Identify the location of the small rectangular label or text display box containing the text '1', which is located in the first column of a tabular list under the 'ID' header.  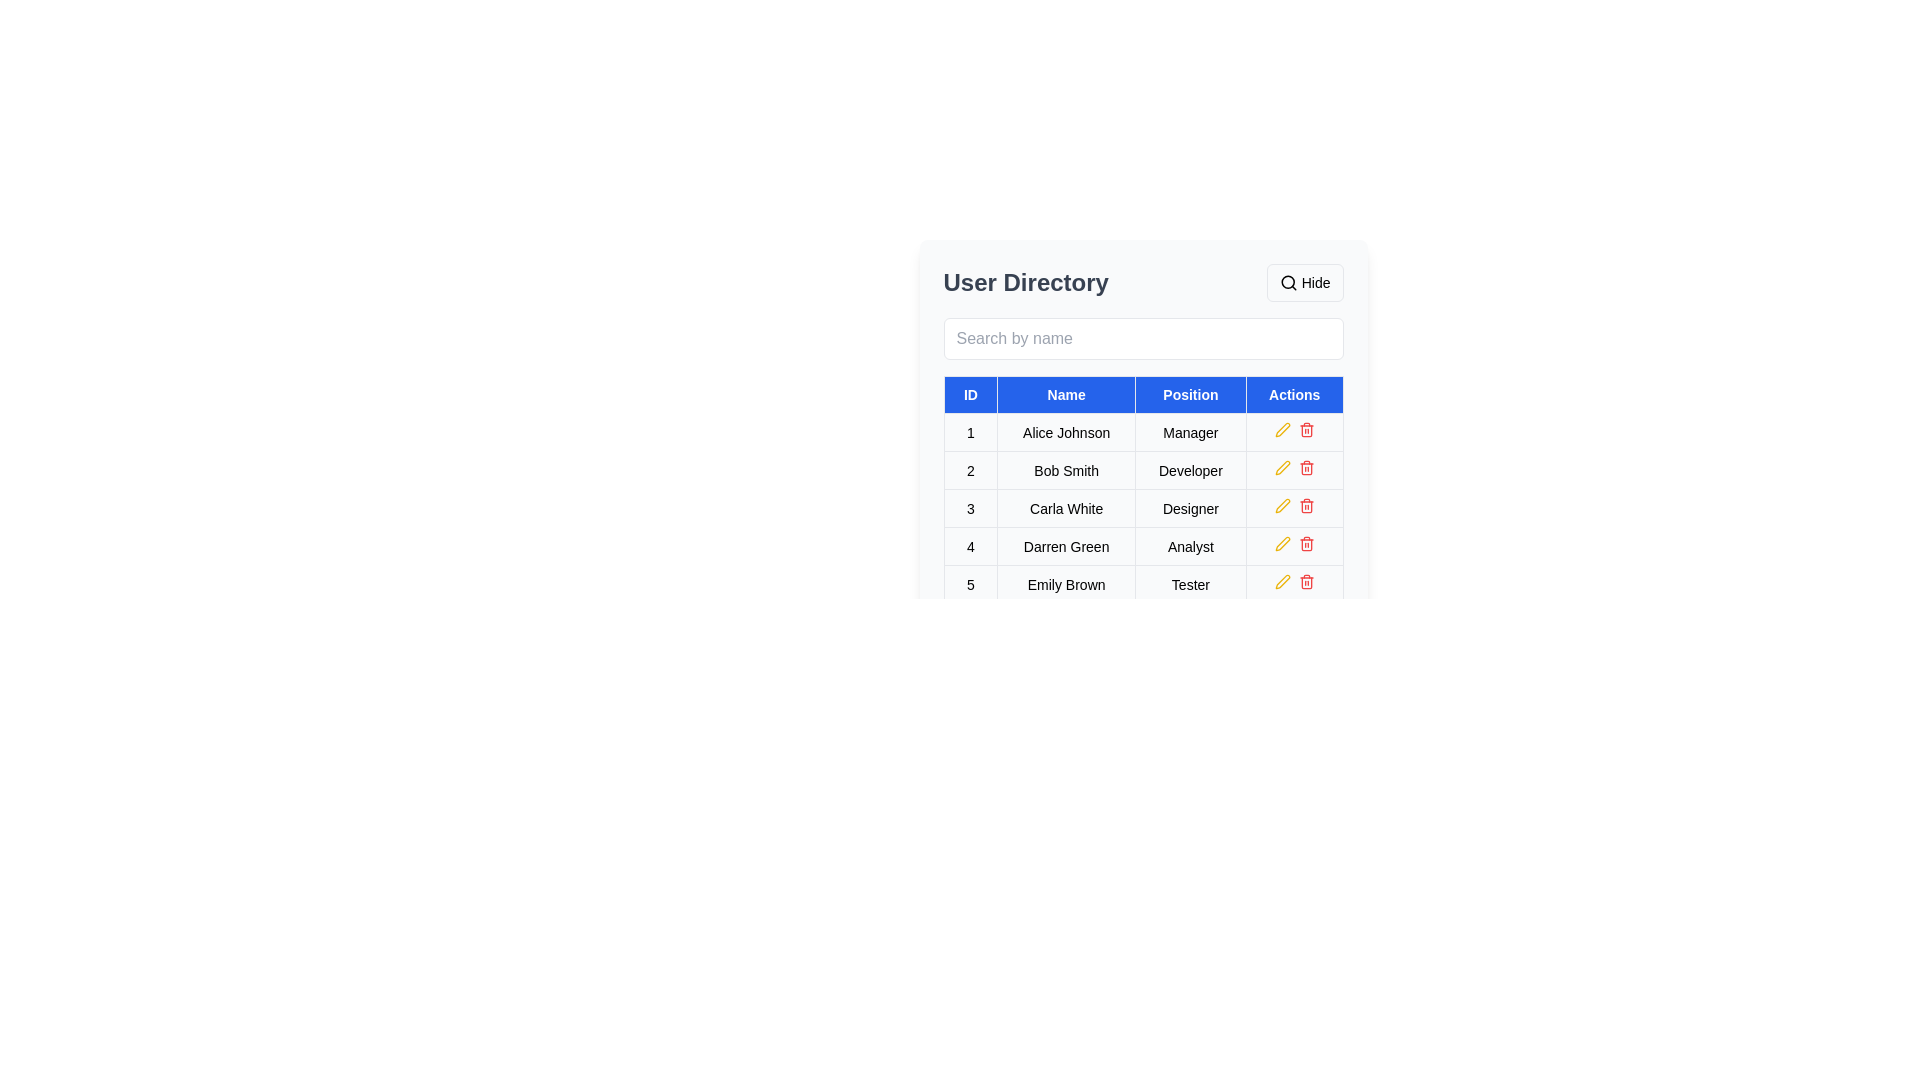
(970, 431).